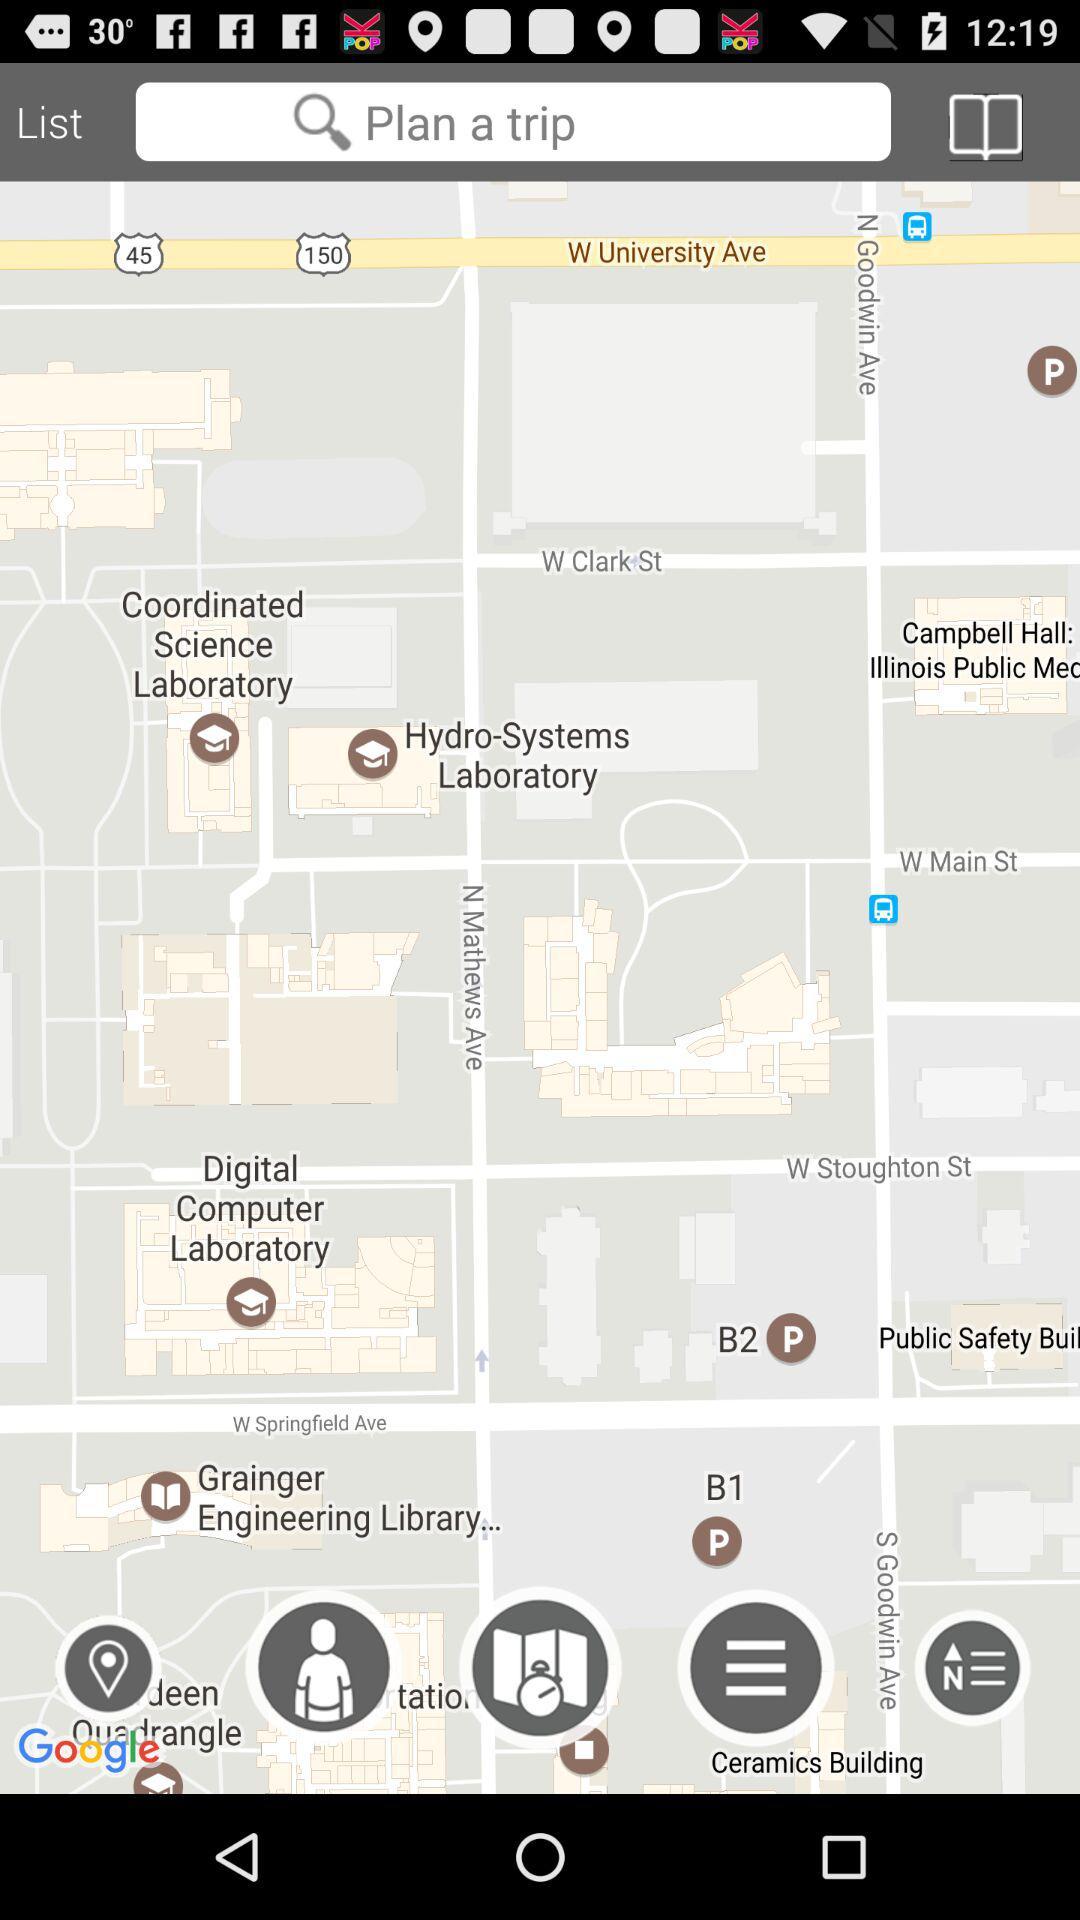  Describe the element at coordinates (108, 1785) in the screenshot. I see `the location icon` at that location.